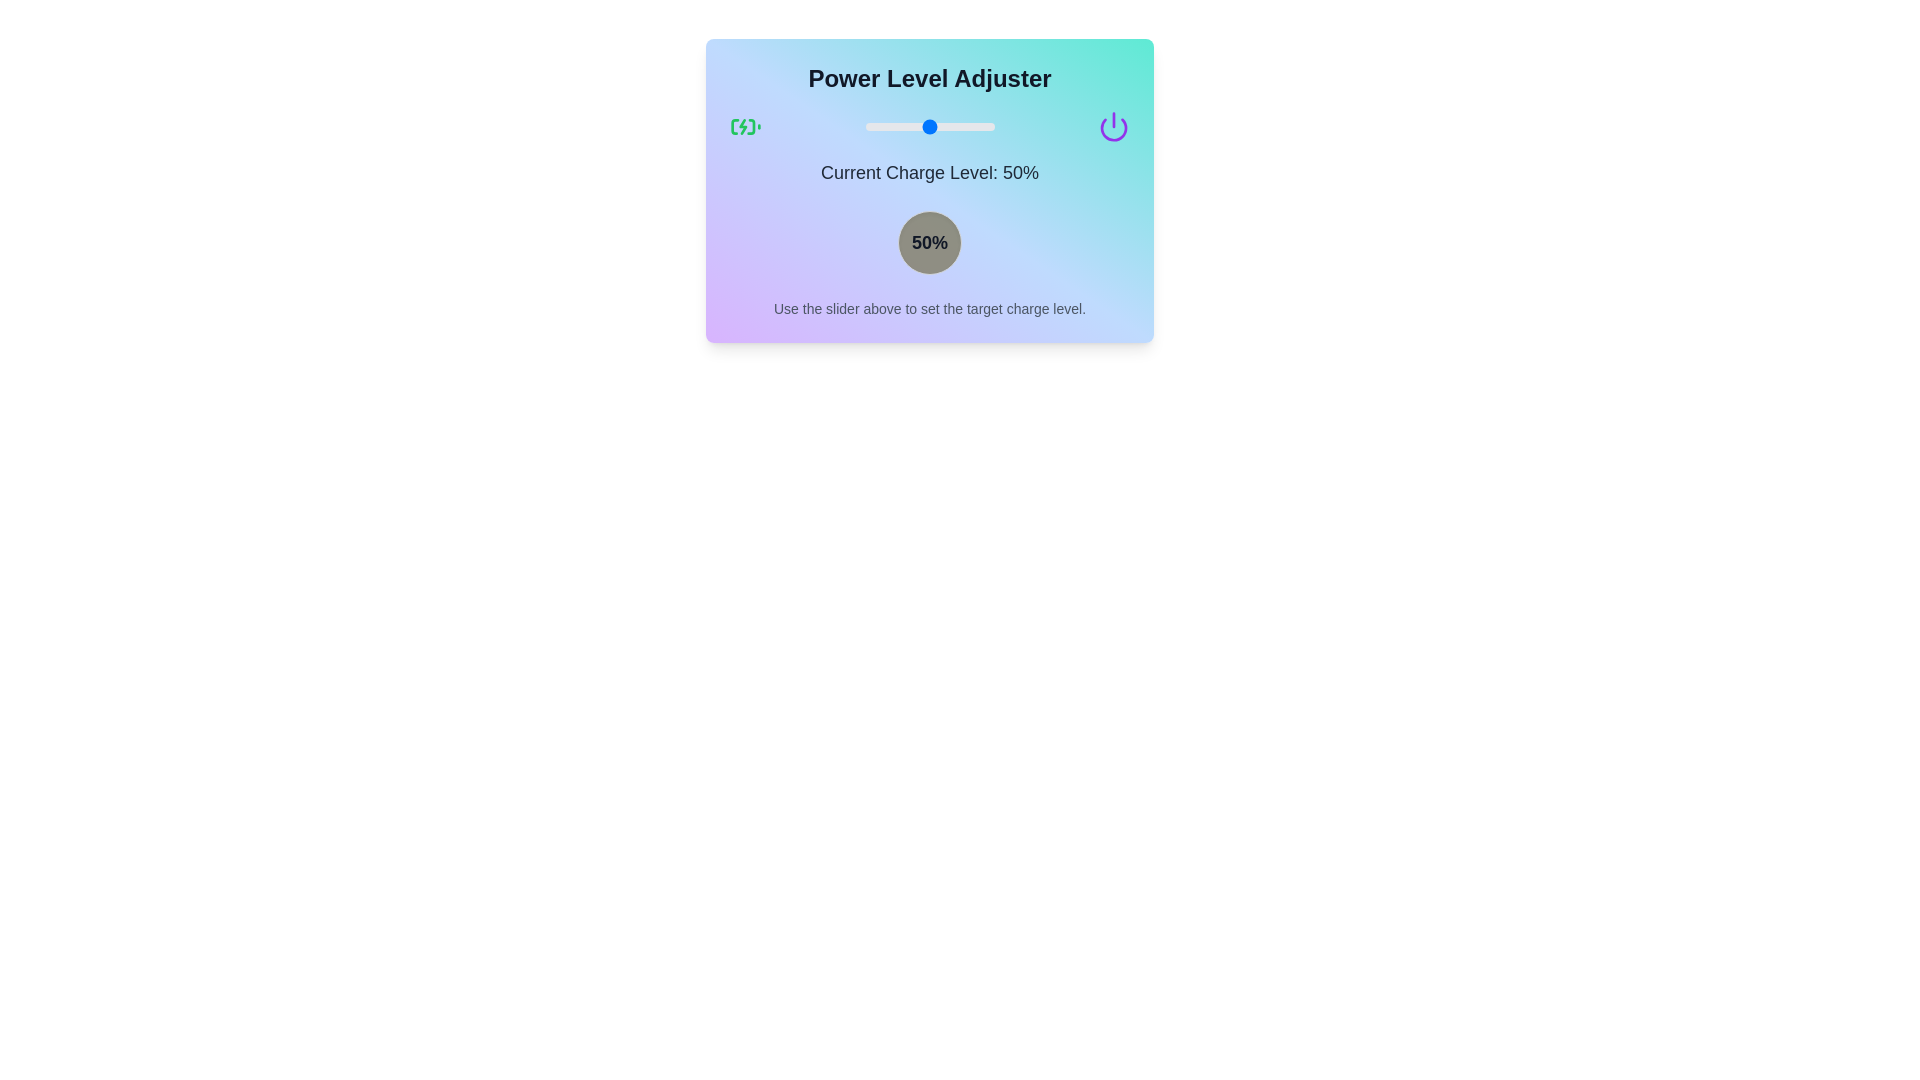 The image size is (1920, 1080). What do you see at coordinates (744, 127) in the screenshot?
I see `the green charging battery icon located in the top-left section of the 'Power Level Adjuster' card` at bounding box center [744, 127].